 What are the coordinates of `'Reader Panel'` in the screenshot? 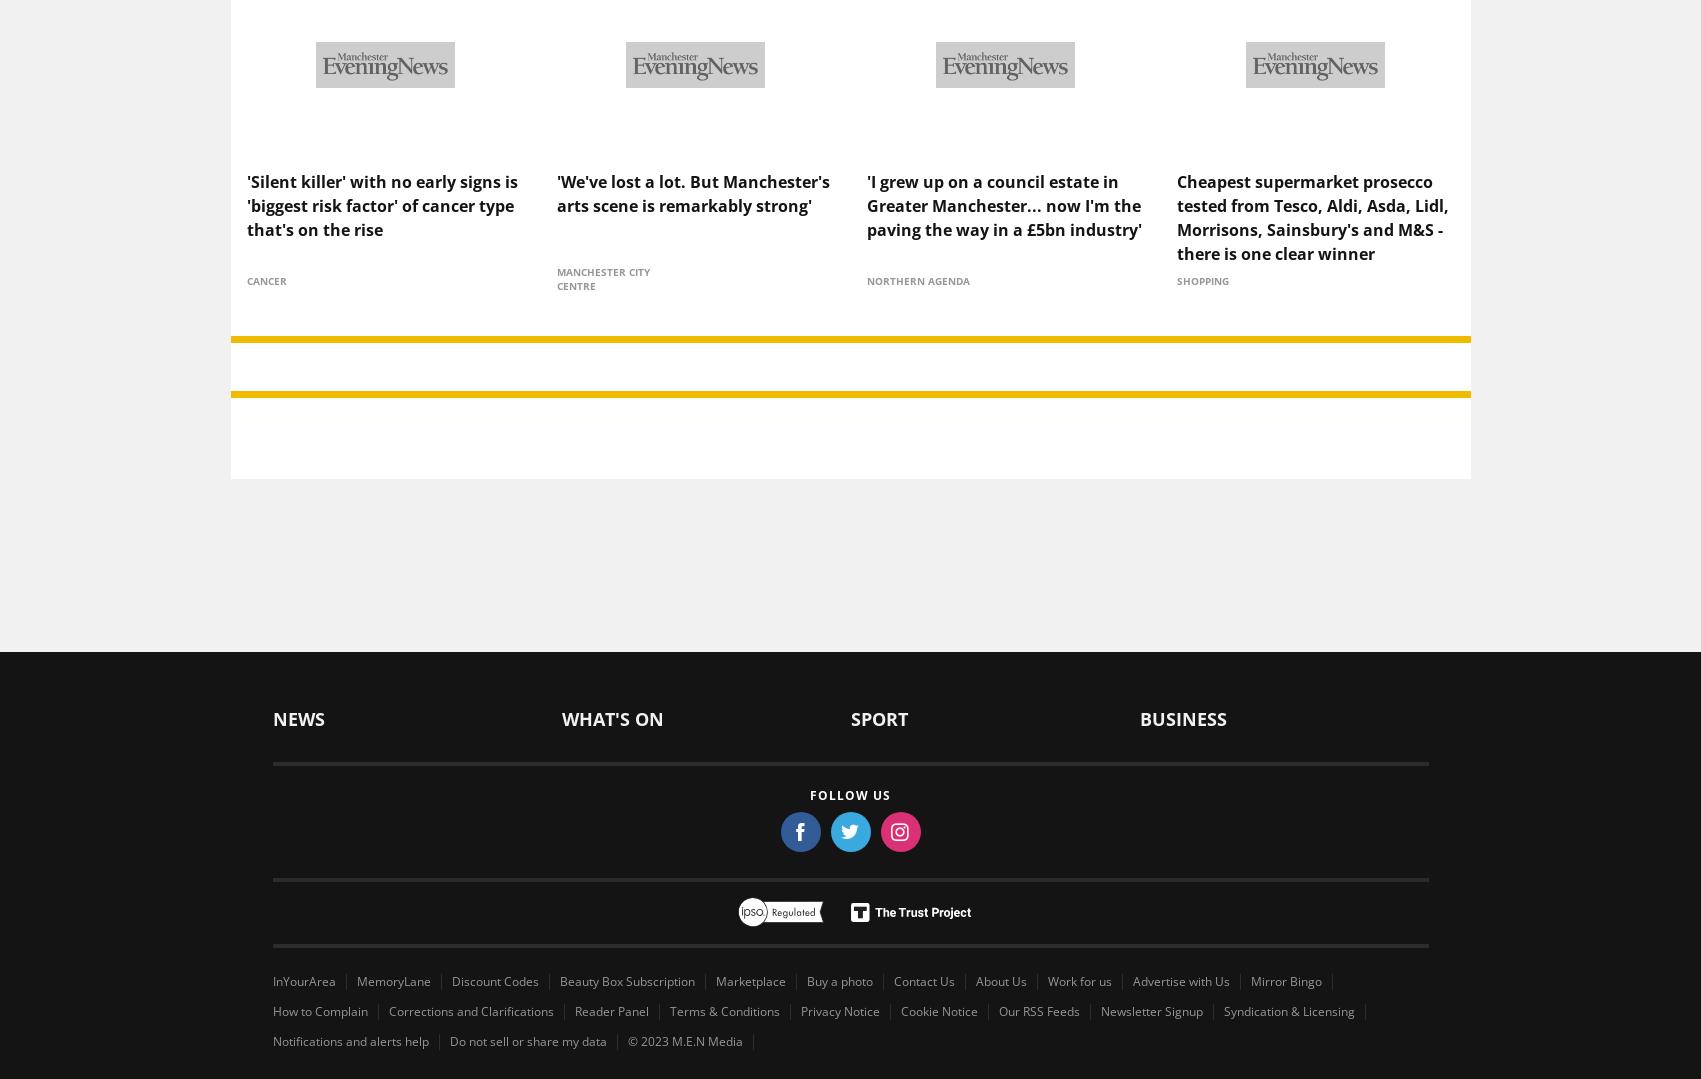 It's located at (609, 976).